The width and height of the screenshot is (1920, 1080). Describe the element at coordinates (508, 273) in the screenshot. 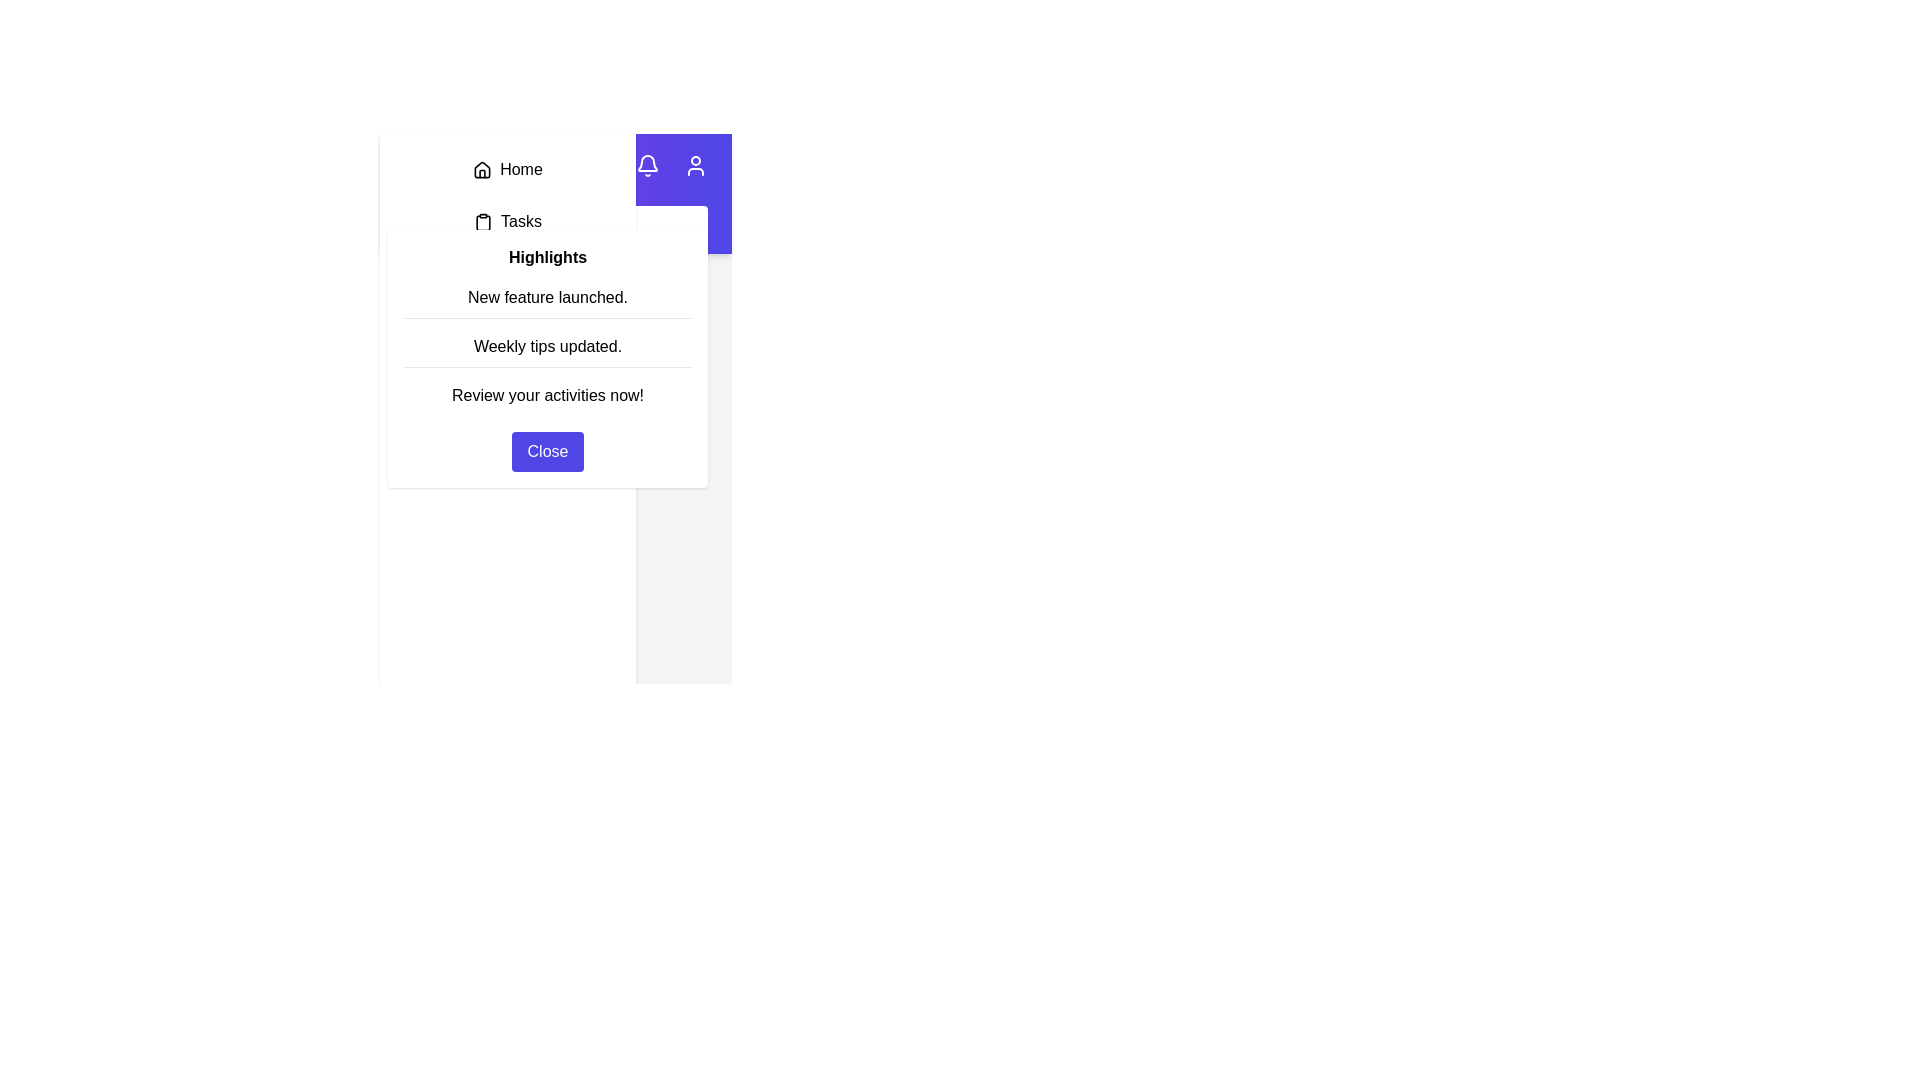

I see `the third navigational item in the menu, which is located between 'Tasks' and 'Settings'` at that location.